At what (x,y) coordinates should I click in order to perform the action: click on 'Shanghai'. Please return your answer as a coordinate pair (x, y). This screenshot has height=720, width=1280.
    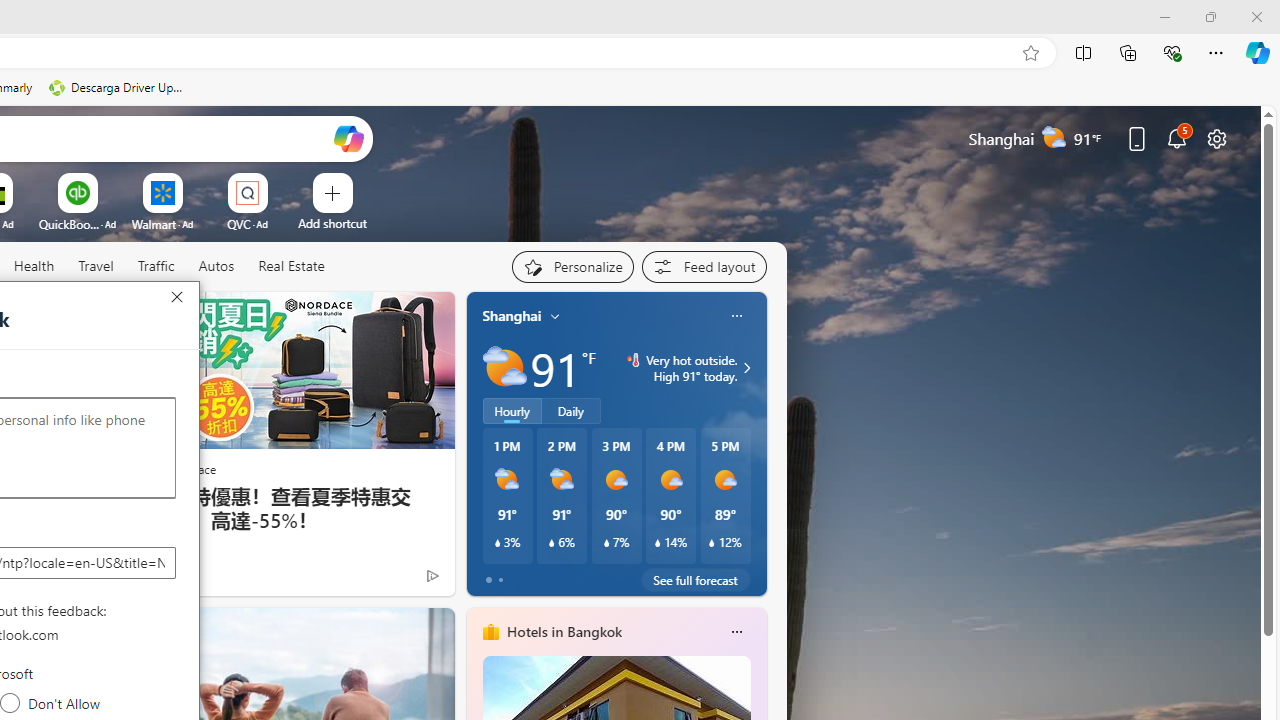
    Looking at the image, I should click on (512, 315).